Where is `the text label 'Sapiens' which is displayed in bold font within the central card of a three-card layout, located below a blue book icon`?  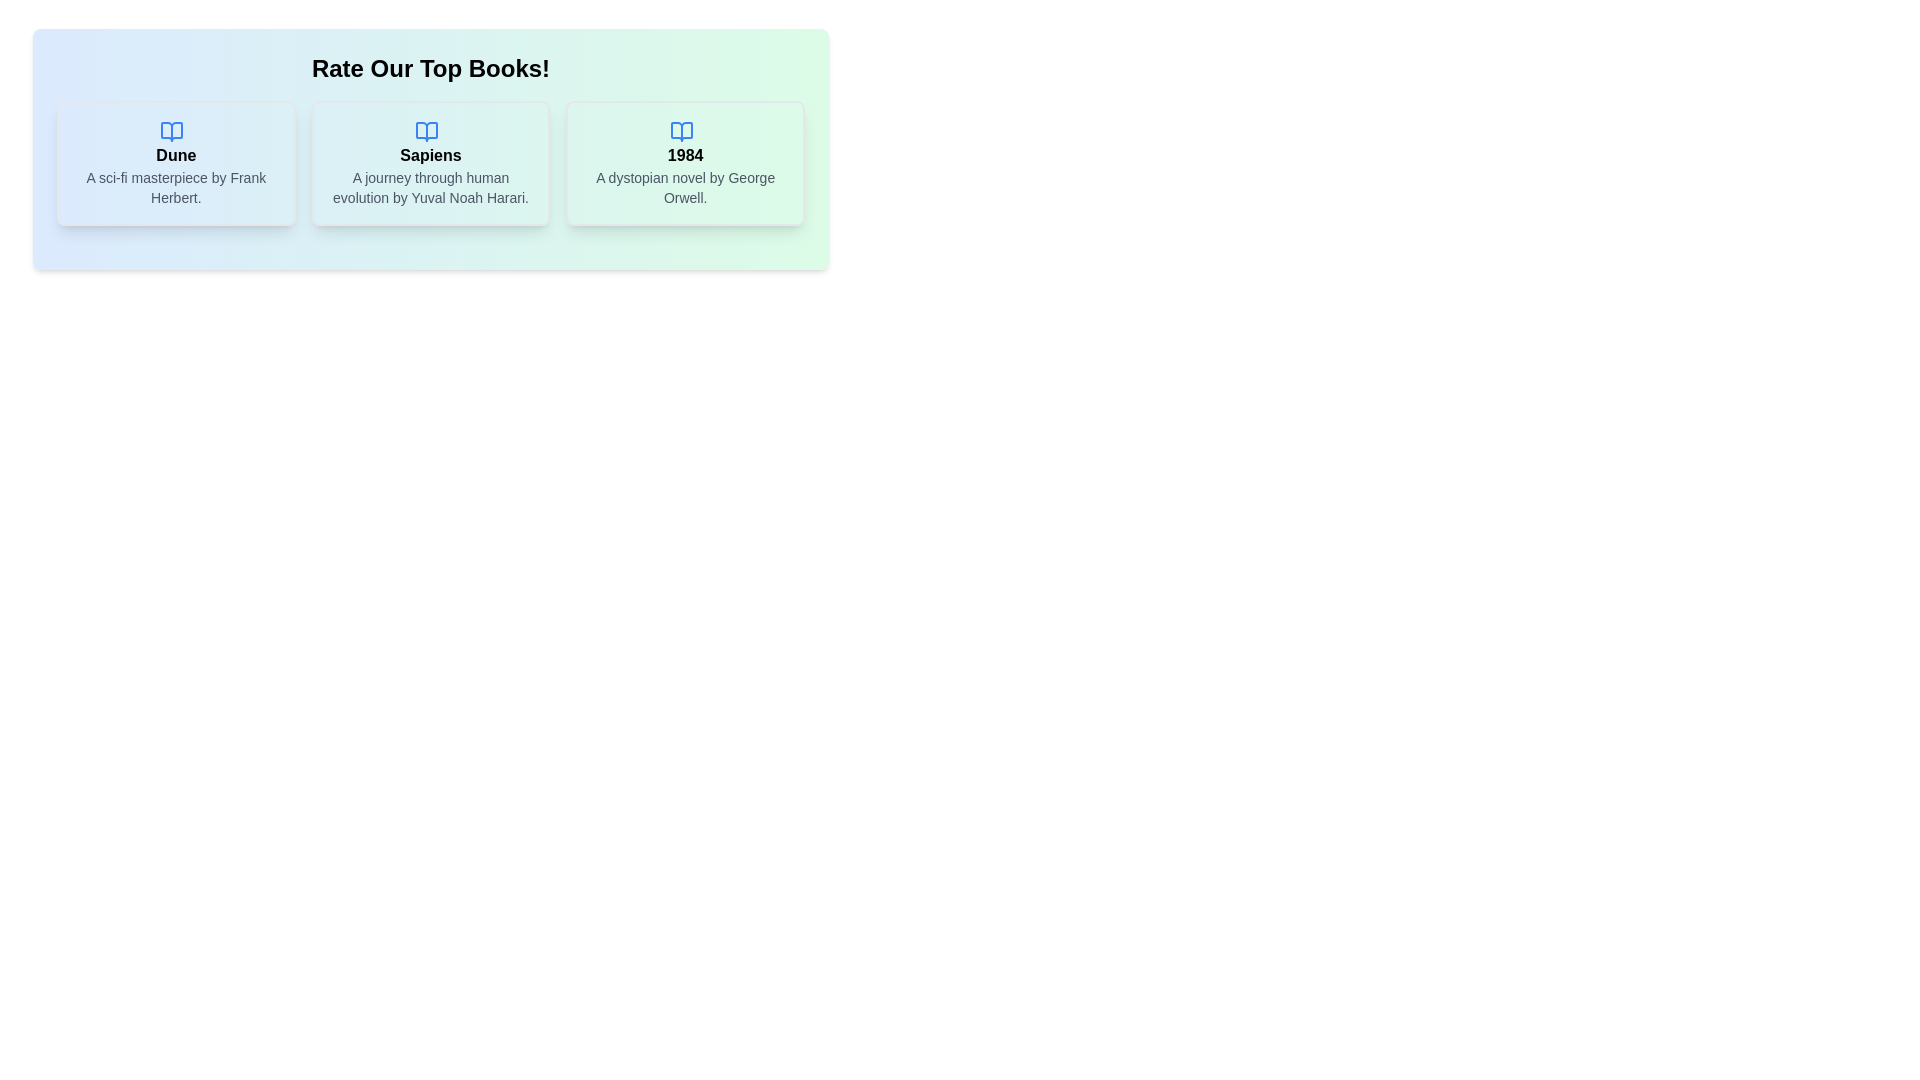 the text label 'Sapiens' which is displayed in bold font within the central card of a three-card layout, located below a blue book icon is located at coordinates (430, 154).